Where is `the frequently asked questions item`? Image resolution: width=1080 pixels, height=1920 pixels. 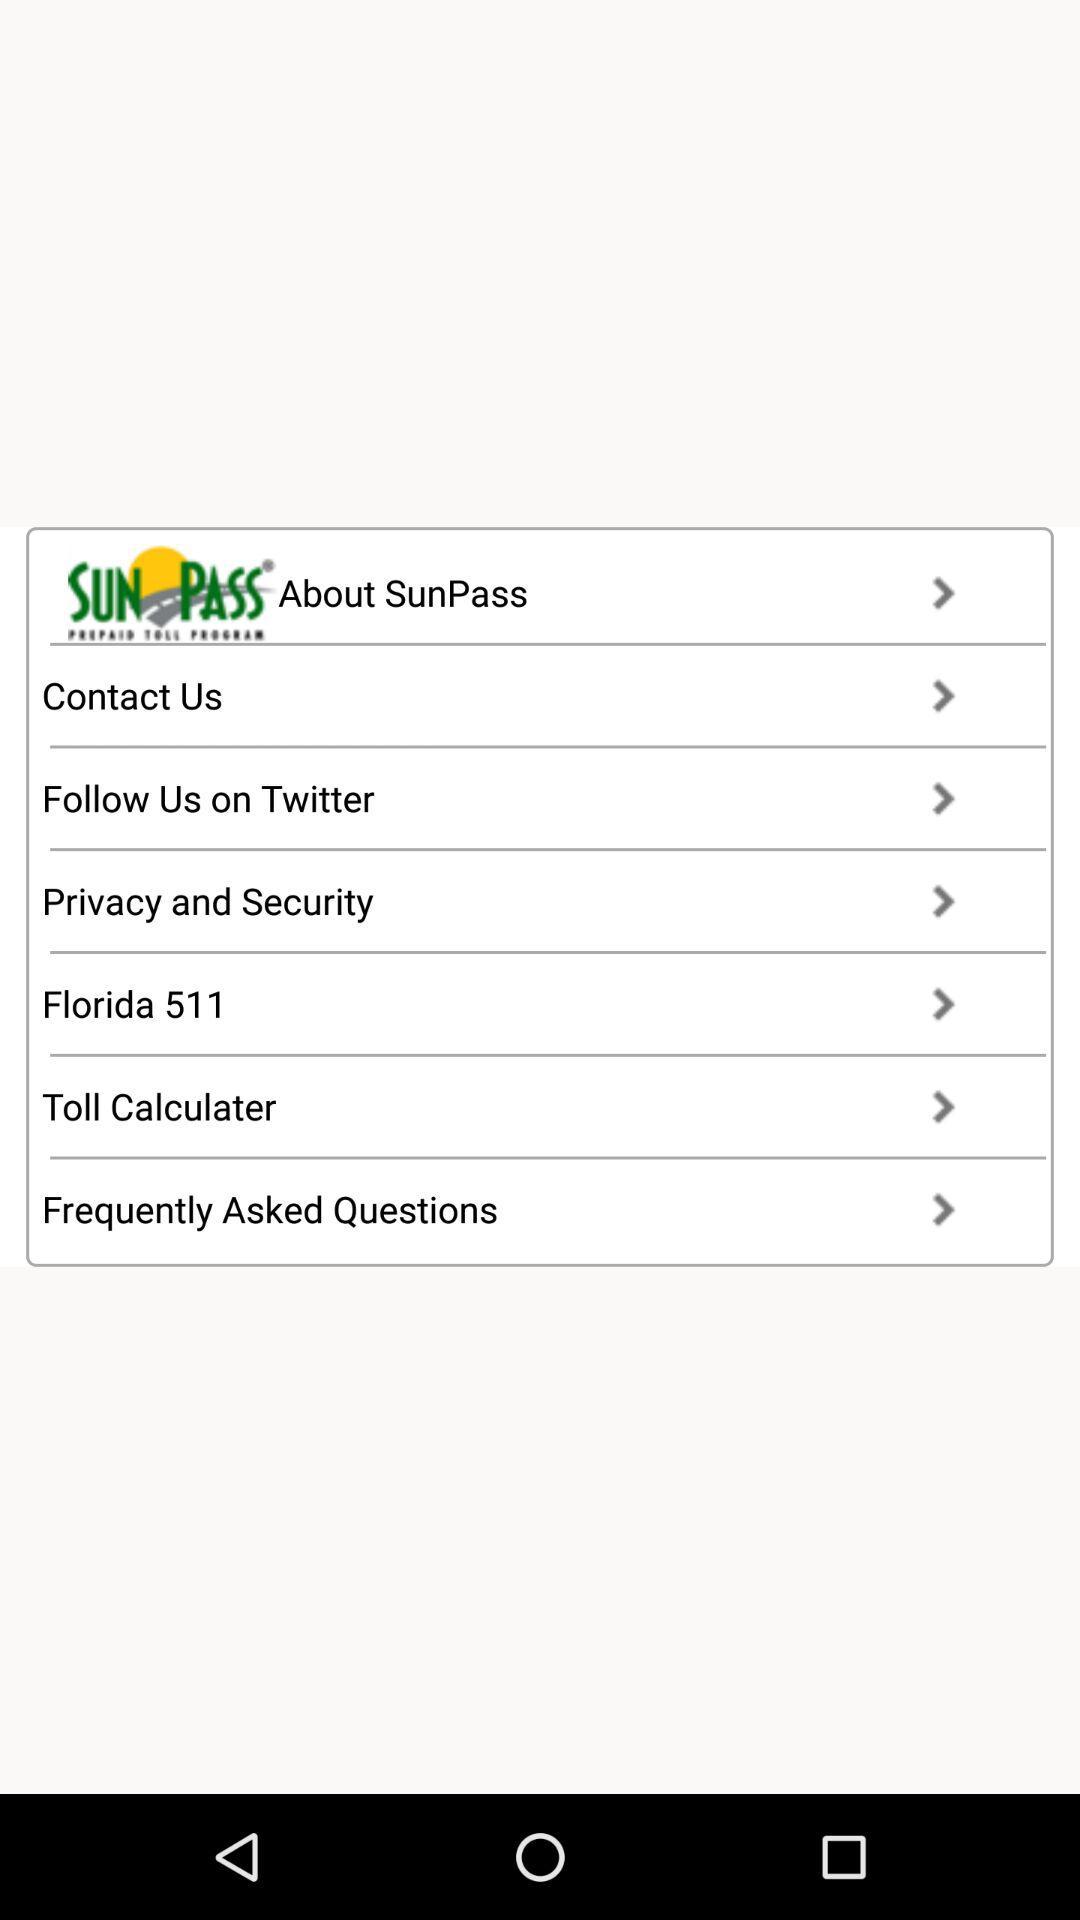
the frequently asked questions item is located at coordinates (516, 1208).